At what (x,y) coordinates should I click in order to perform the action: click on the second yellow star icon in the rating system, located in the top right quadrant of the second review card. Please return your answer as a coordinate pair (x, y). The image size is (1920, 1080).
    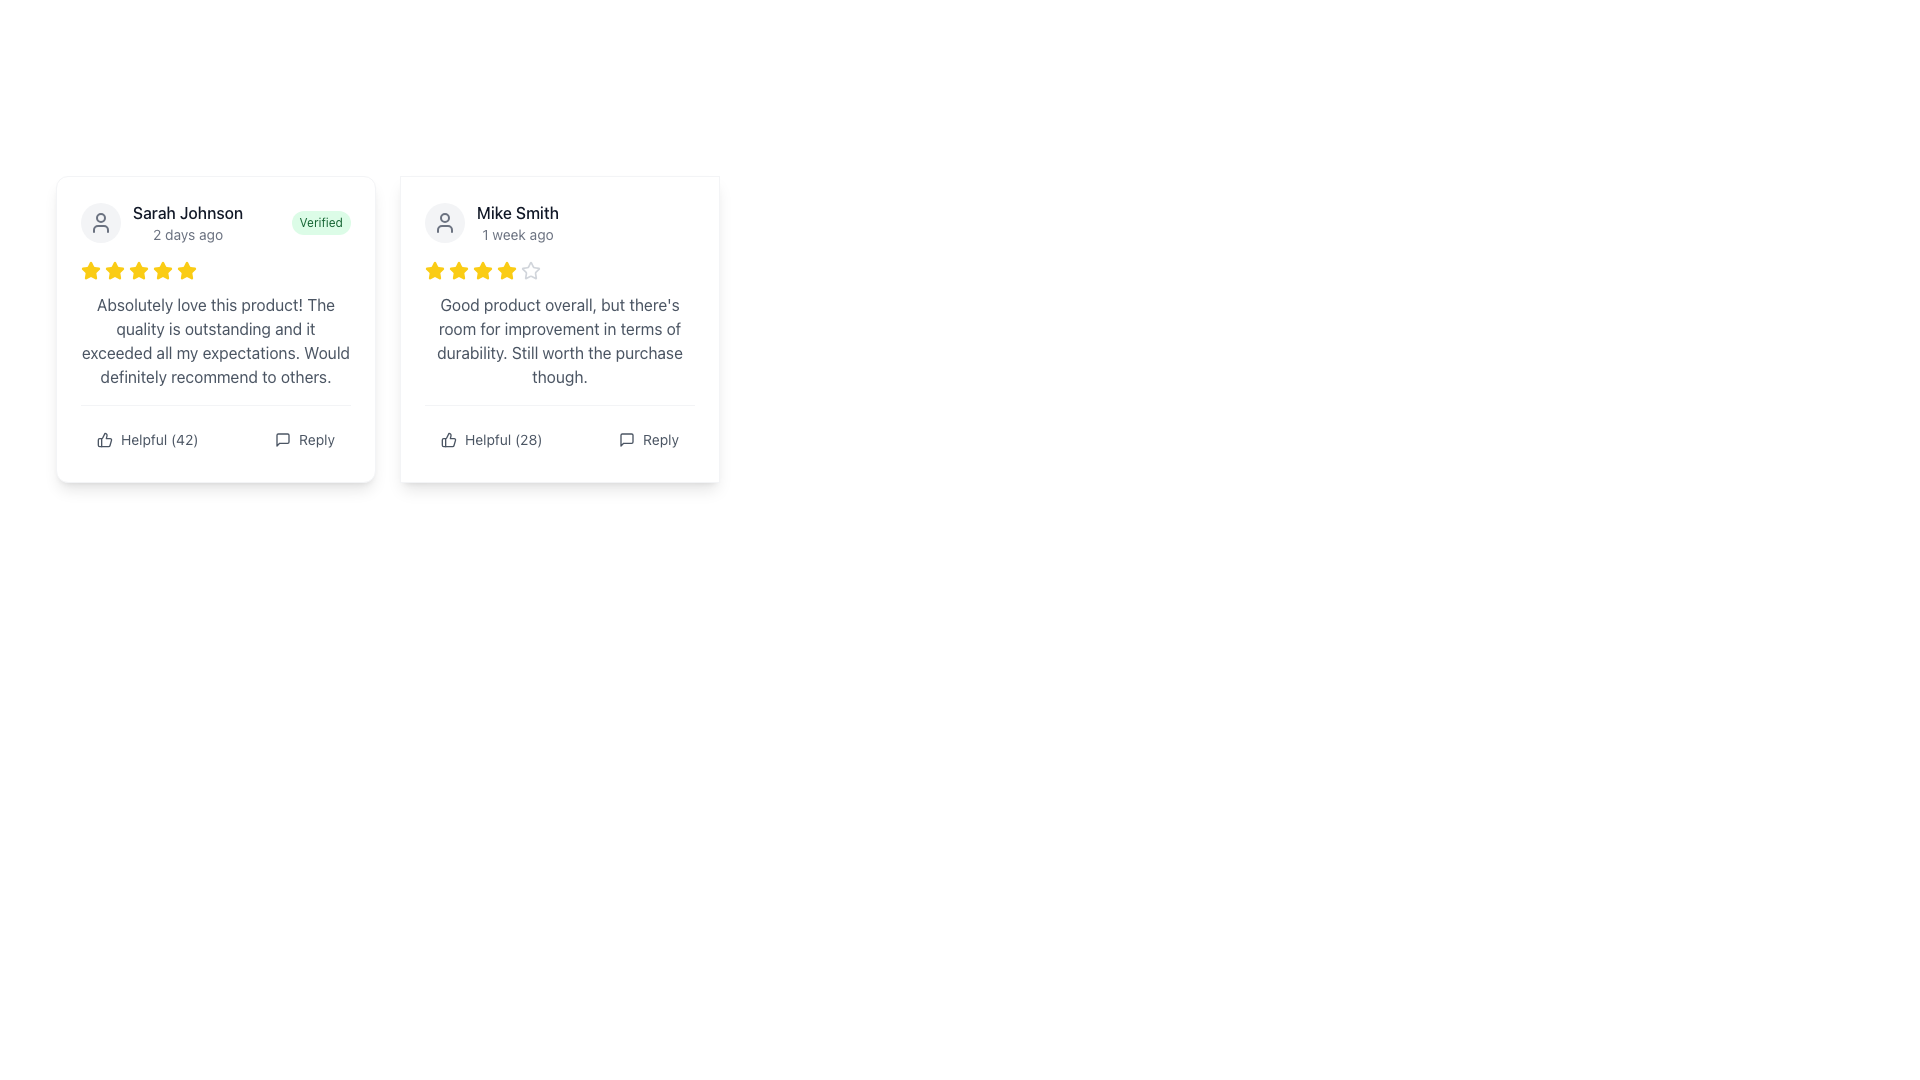
    Looking at the image, I should click on (483, 270).